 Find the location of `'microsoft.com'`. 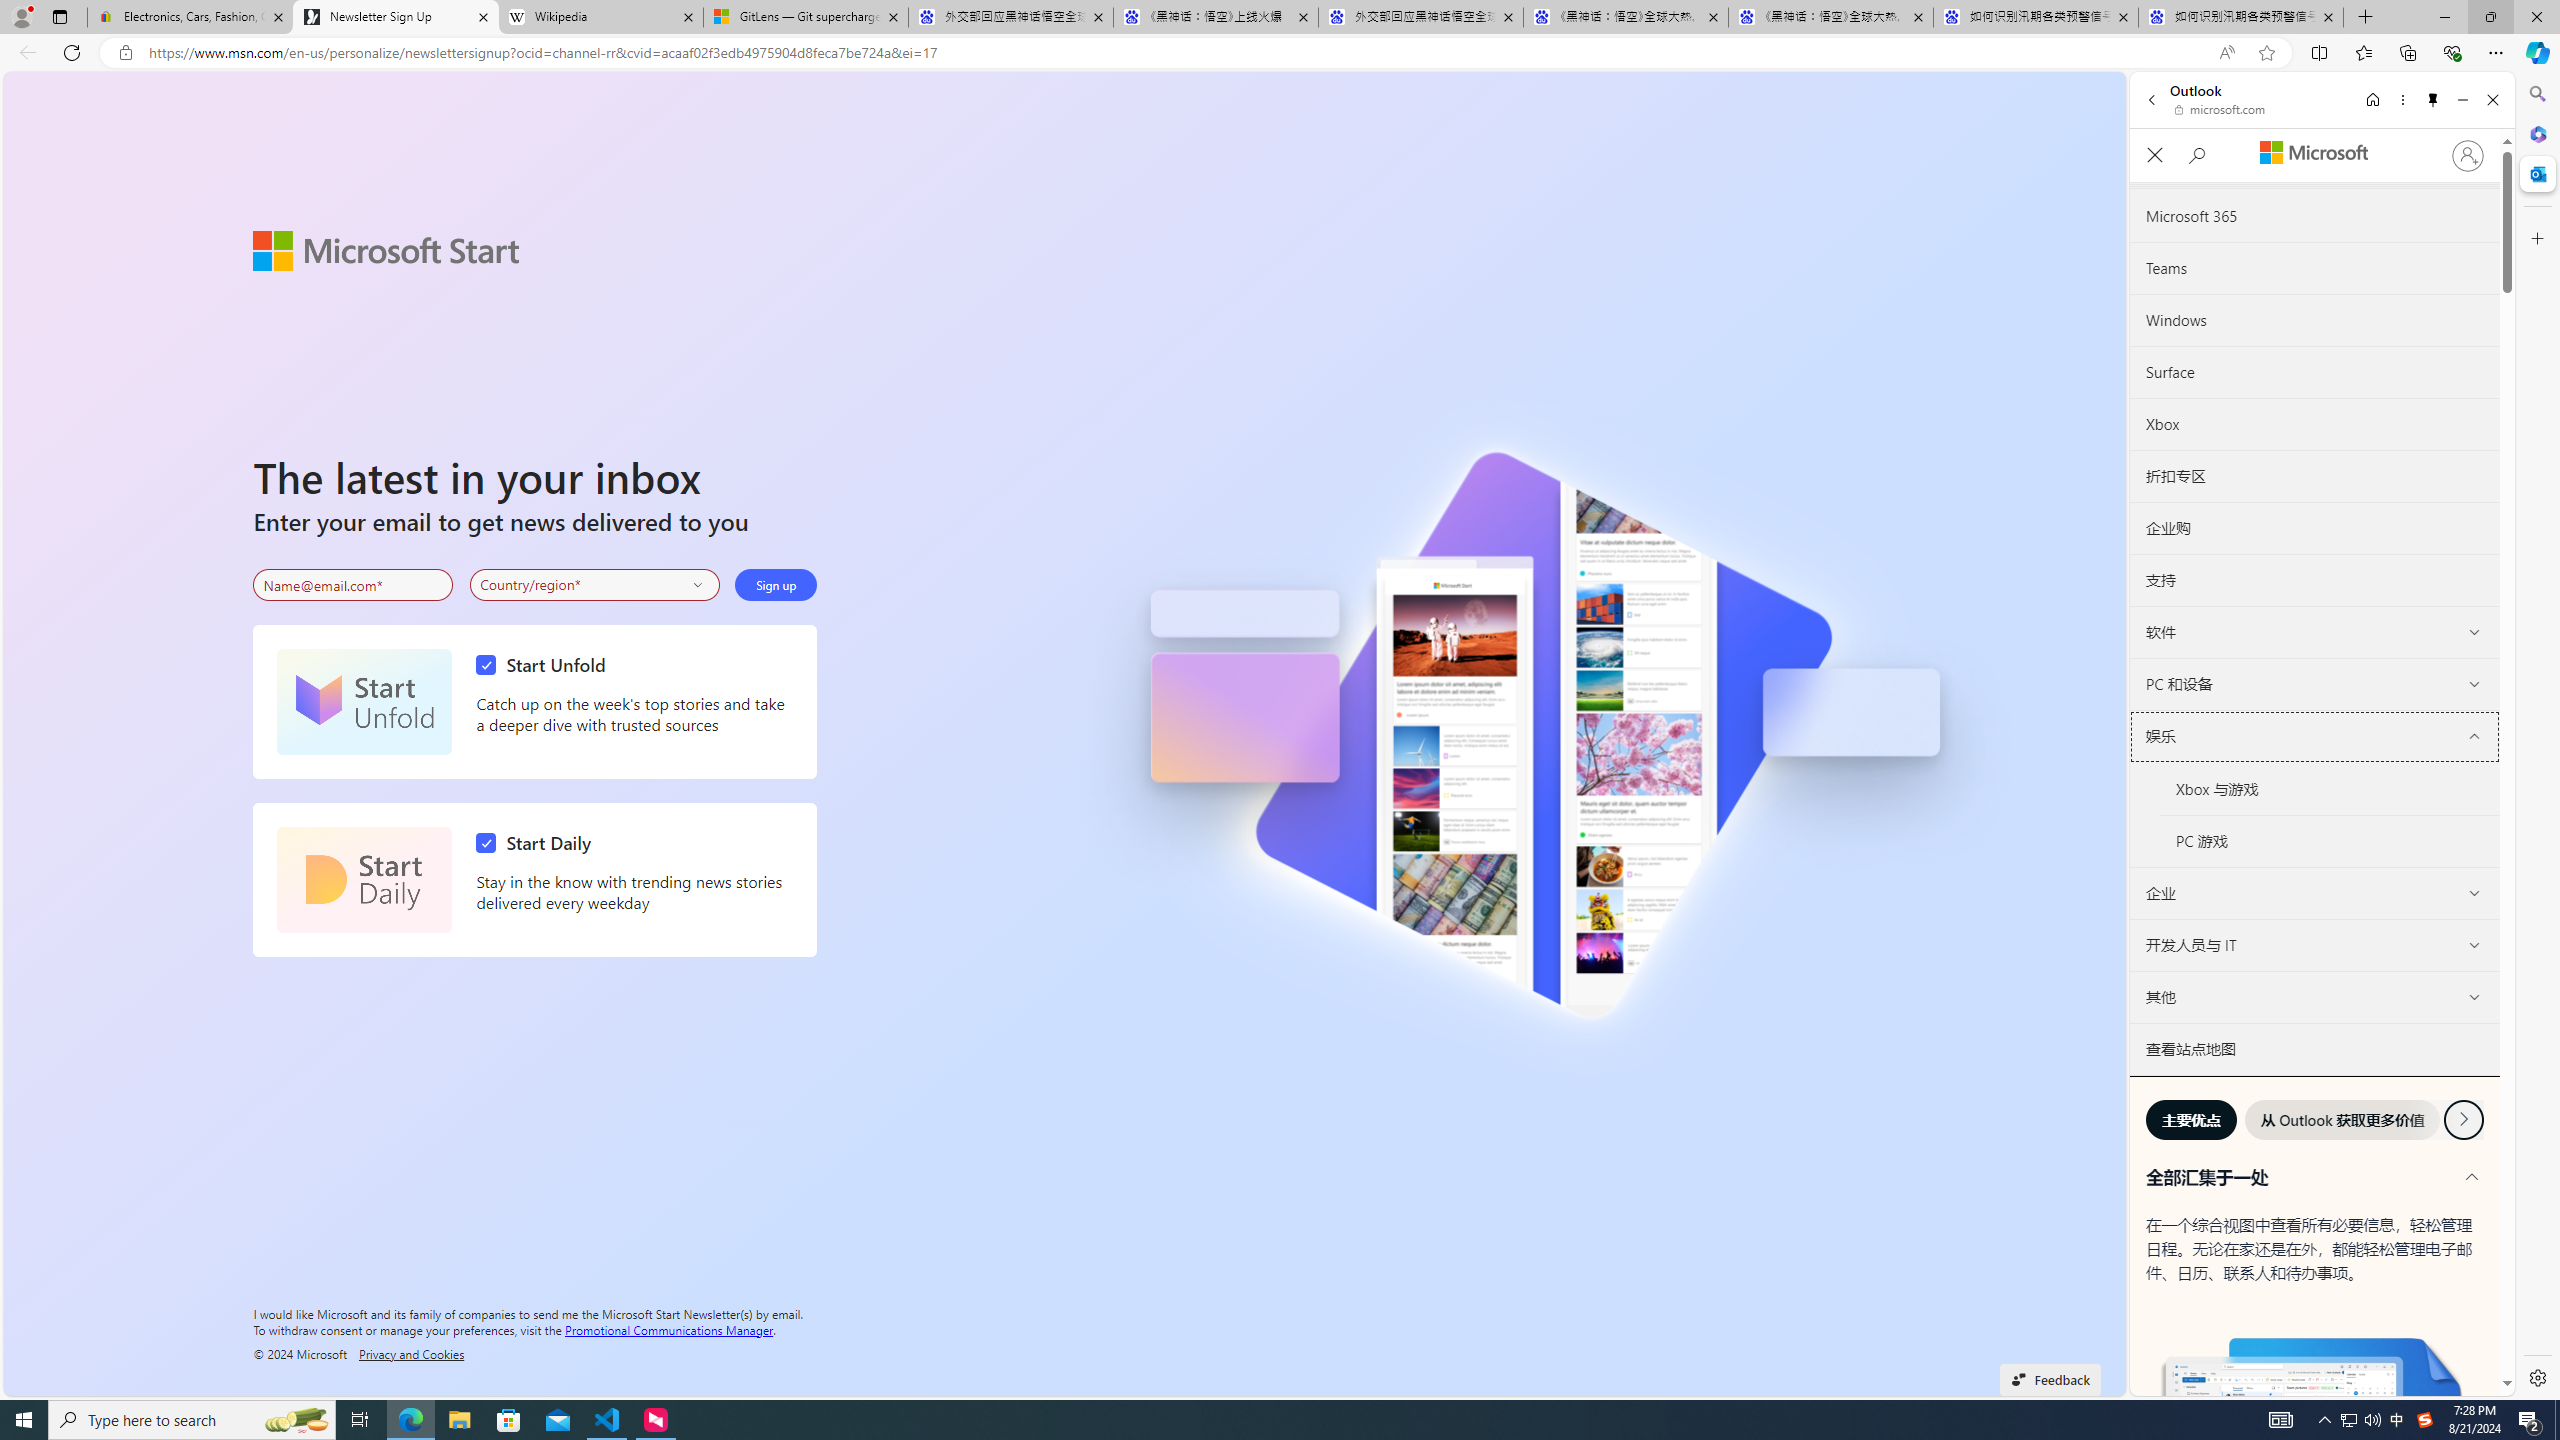

'microsoft.com' is located at coordinates (2221, 108).